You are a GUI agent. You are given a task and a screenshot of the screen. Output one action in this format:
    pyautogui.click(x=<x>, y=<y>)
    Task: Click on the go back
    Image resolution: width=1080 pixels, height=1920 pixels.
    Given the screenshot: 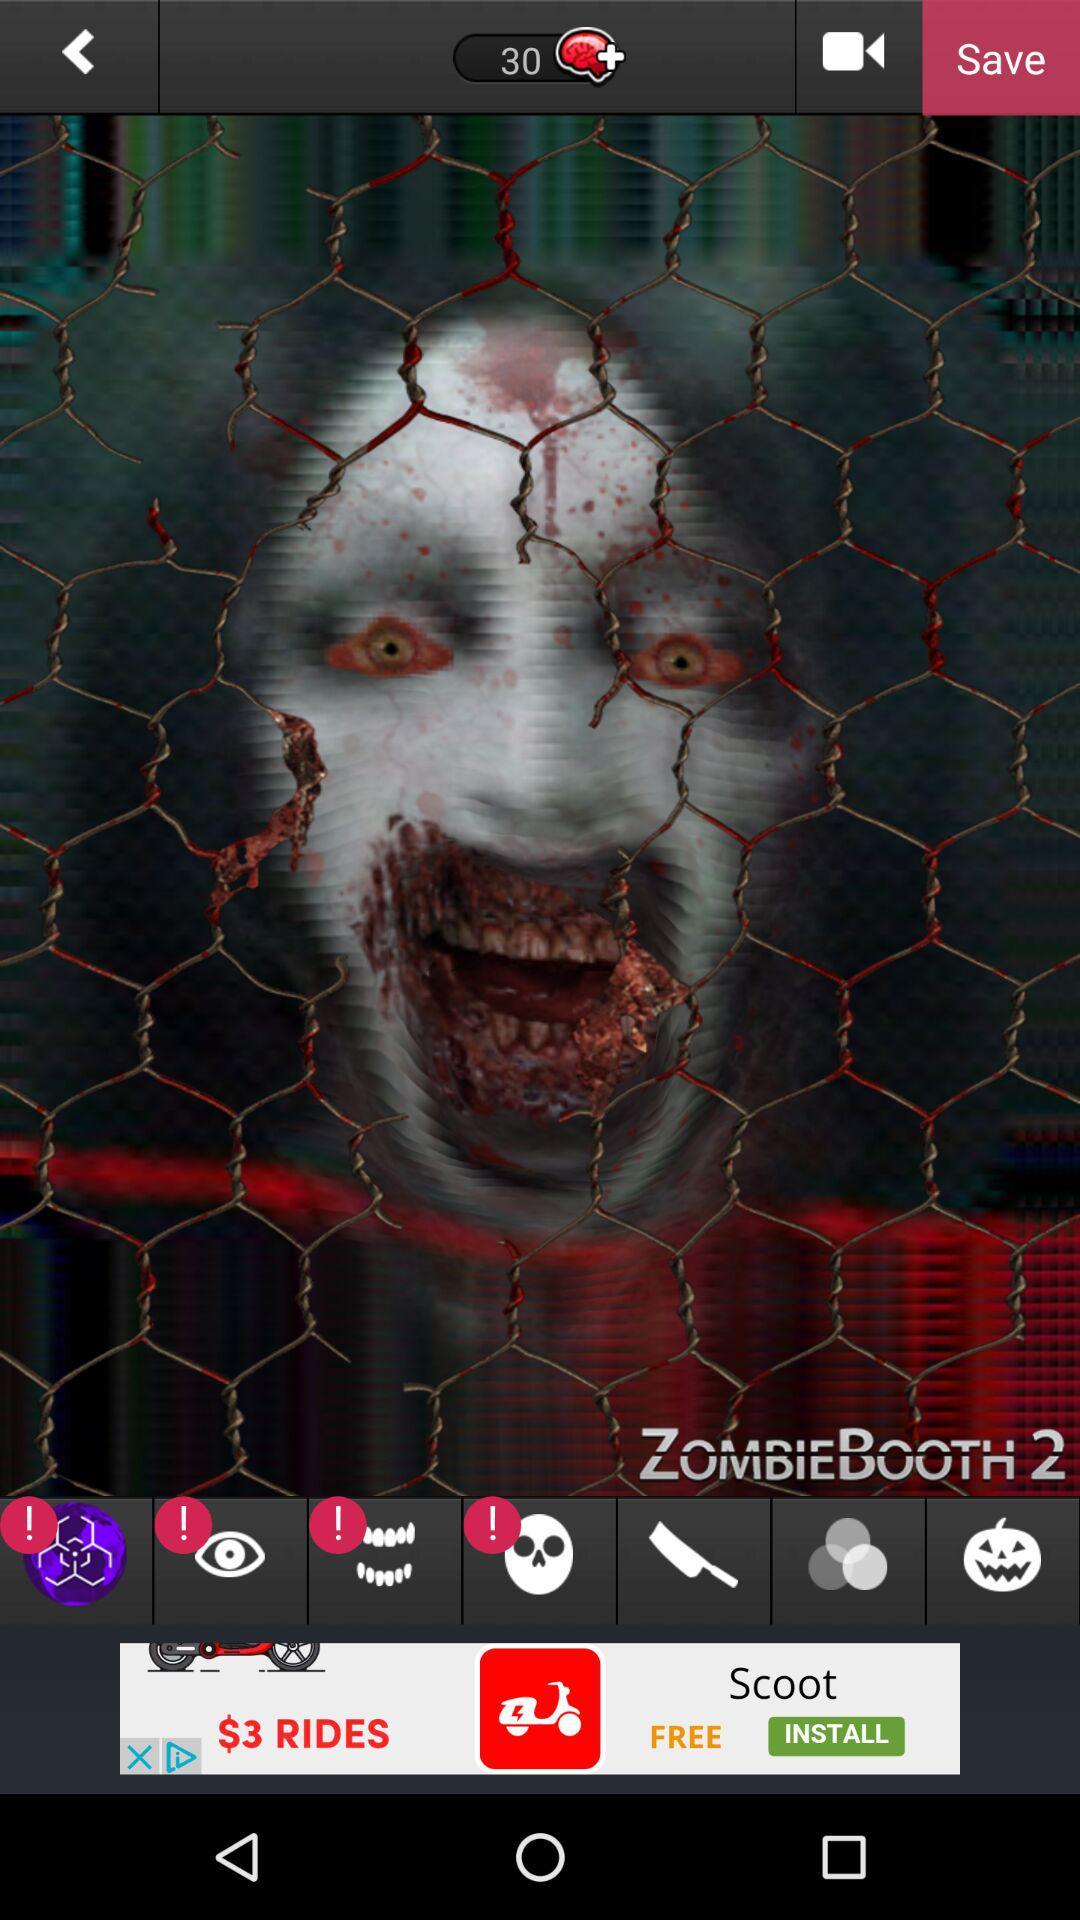 What is the action you would take?
    pyautogui.click(x=77, y=57)
    